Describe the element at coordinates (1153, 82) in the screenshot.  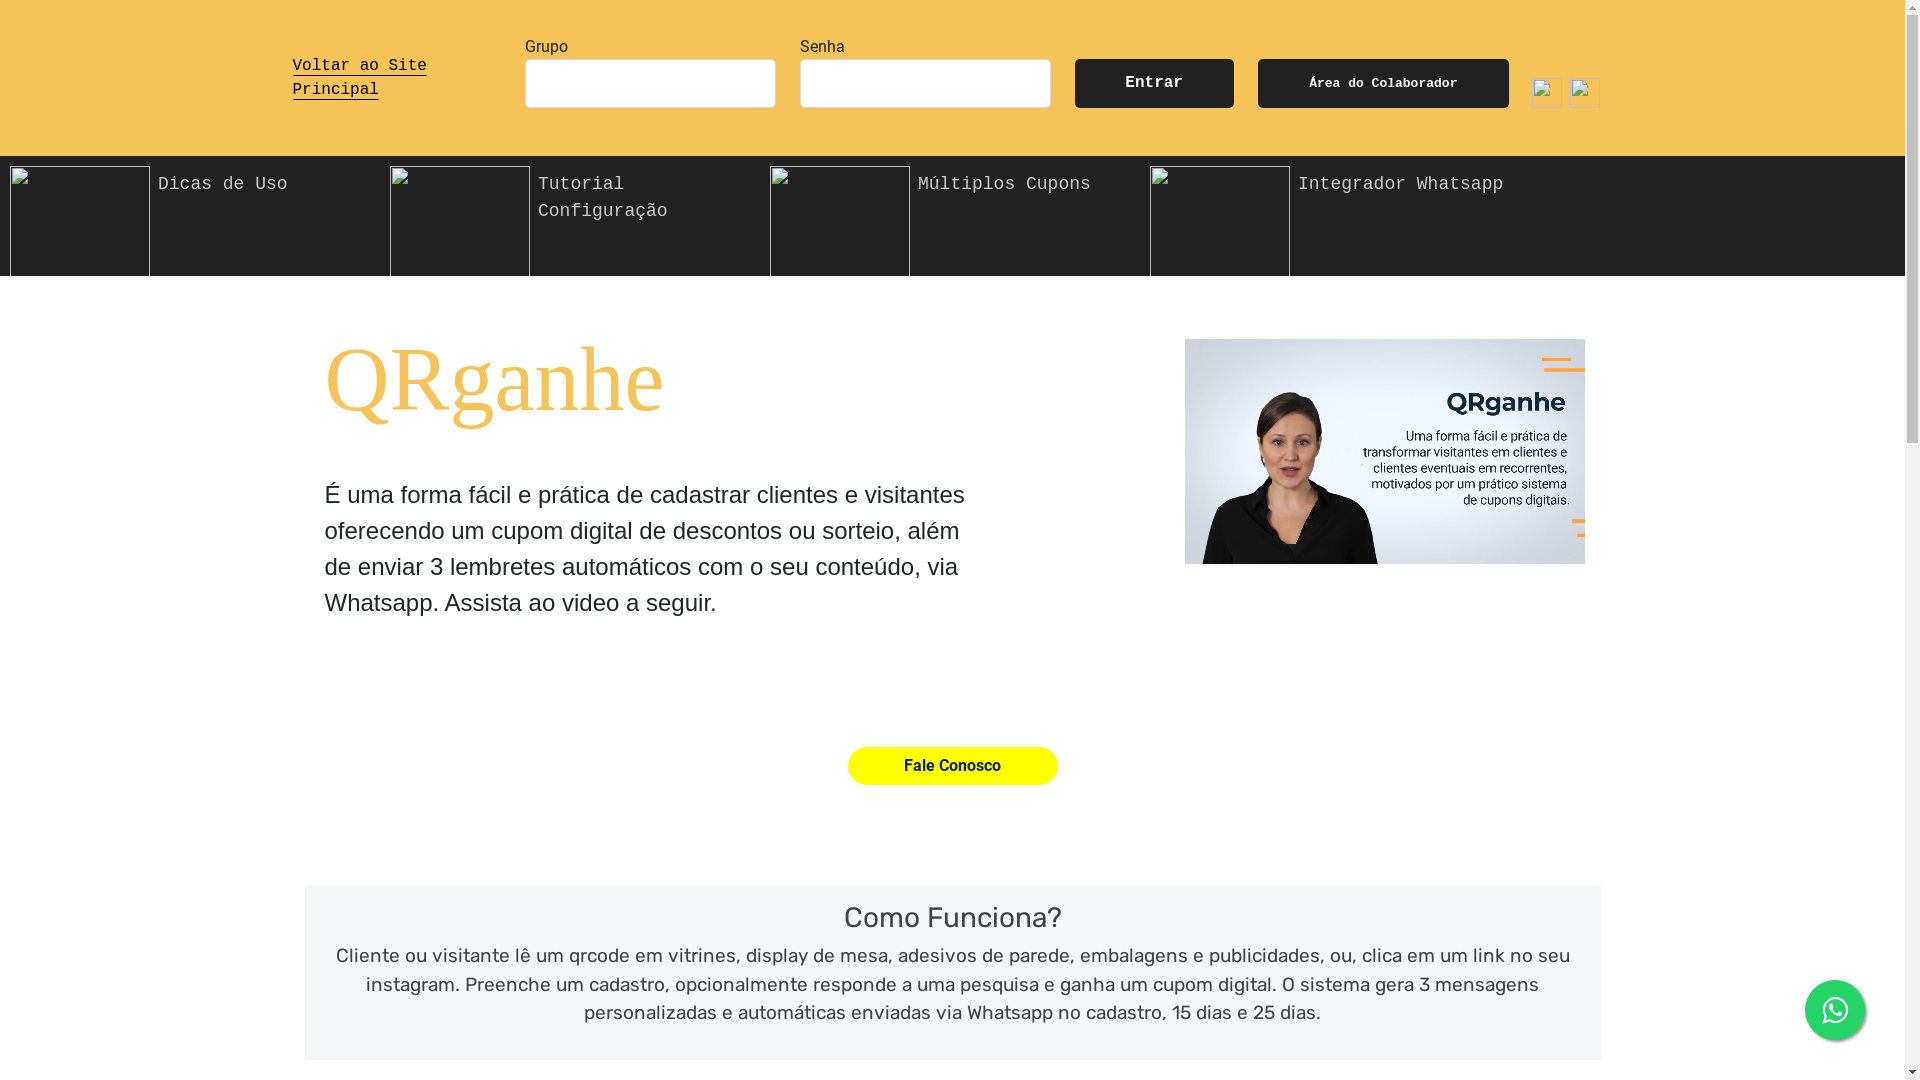
I see `'Entrar'` at that location.